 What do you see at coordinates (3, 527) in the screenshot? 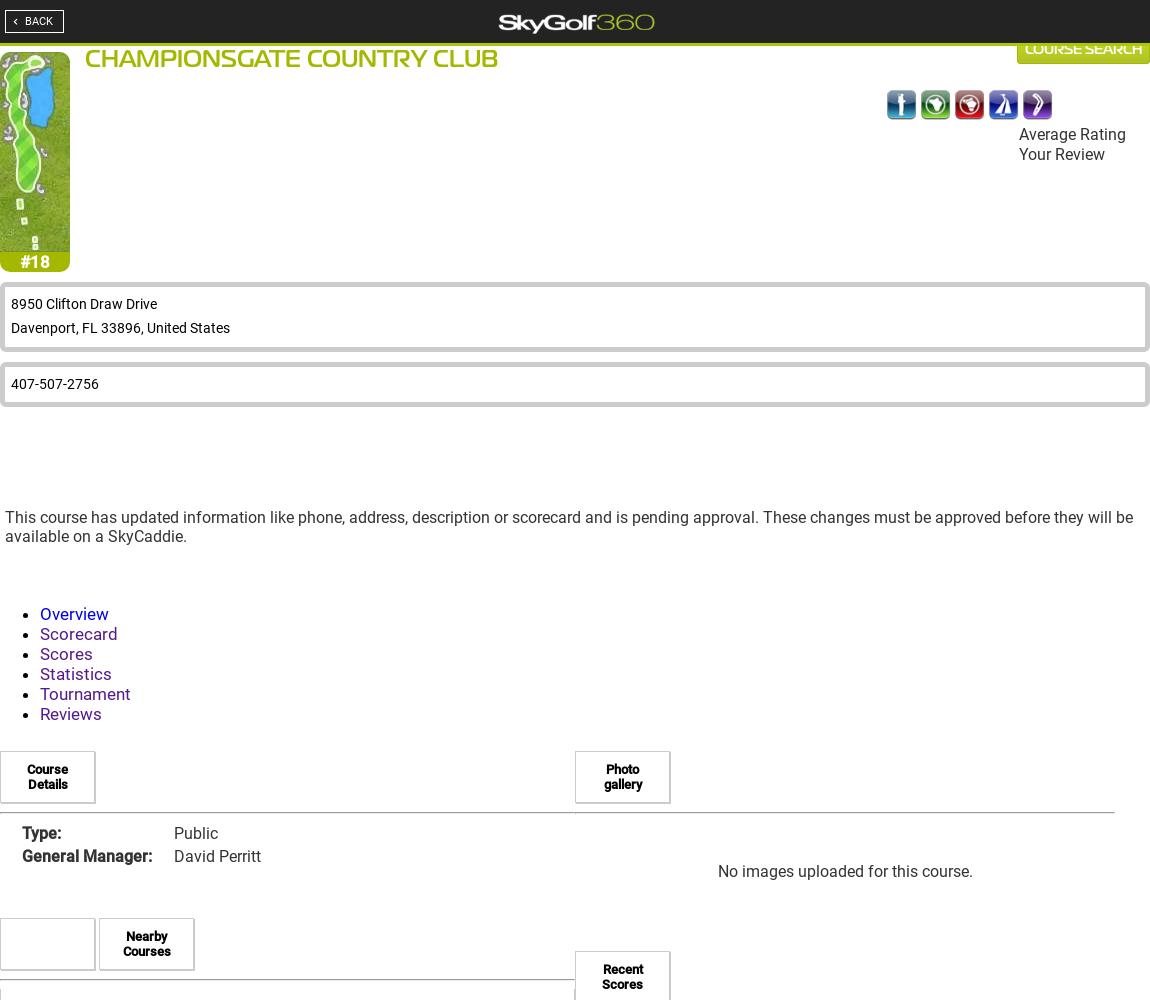
I see `'This course has updated information like phone, address, description or scorecard and is pending approval. These changes must be approved before they will be available on a SkyCaddie.'` at bounding box center [3, 527].